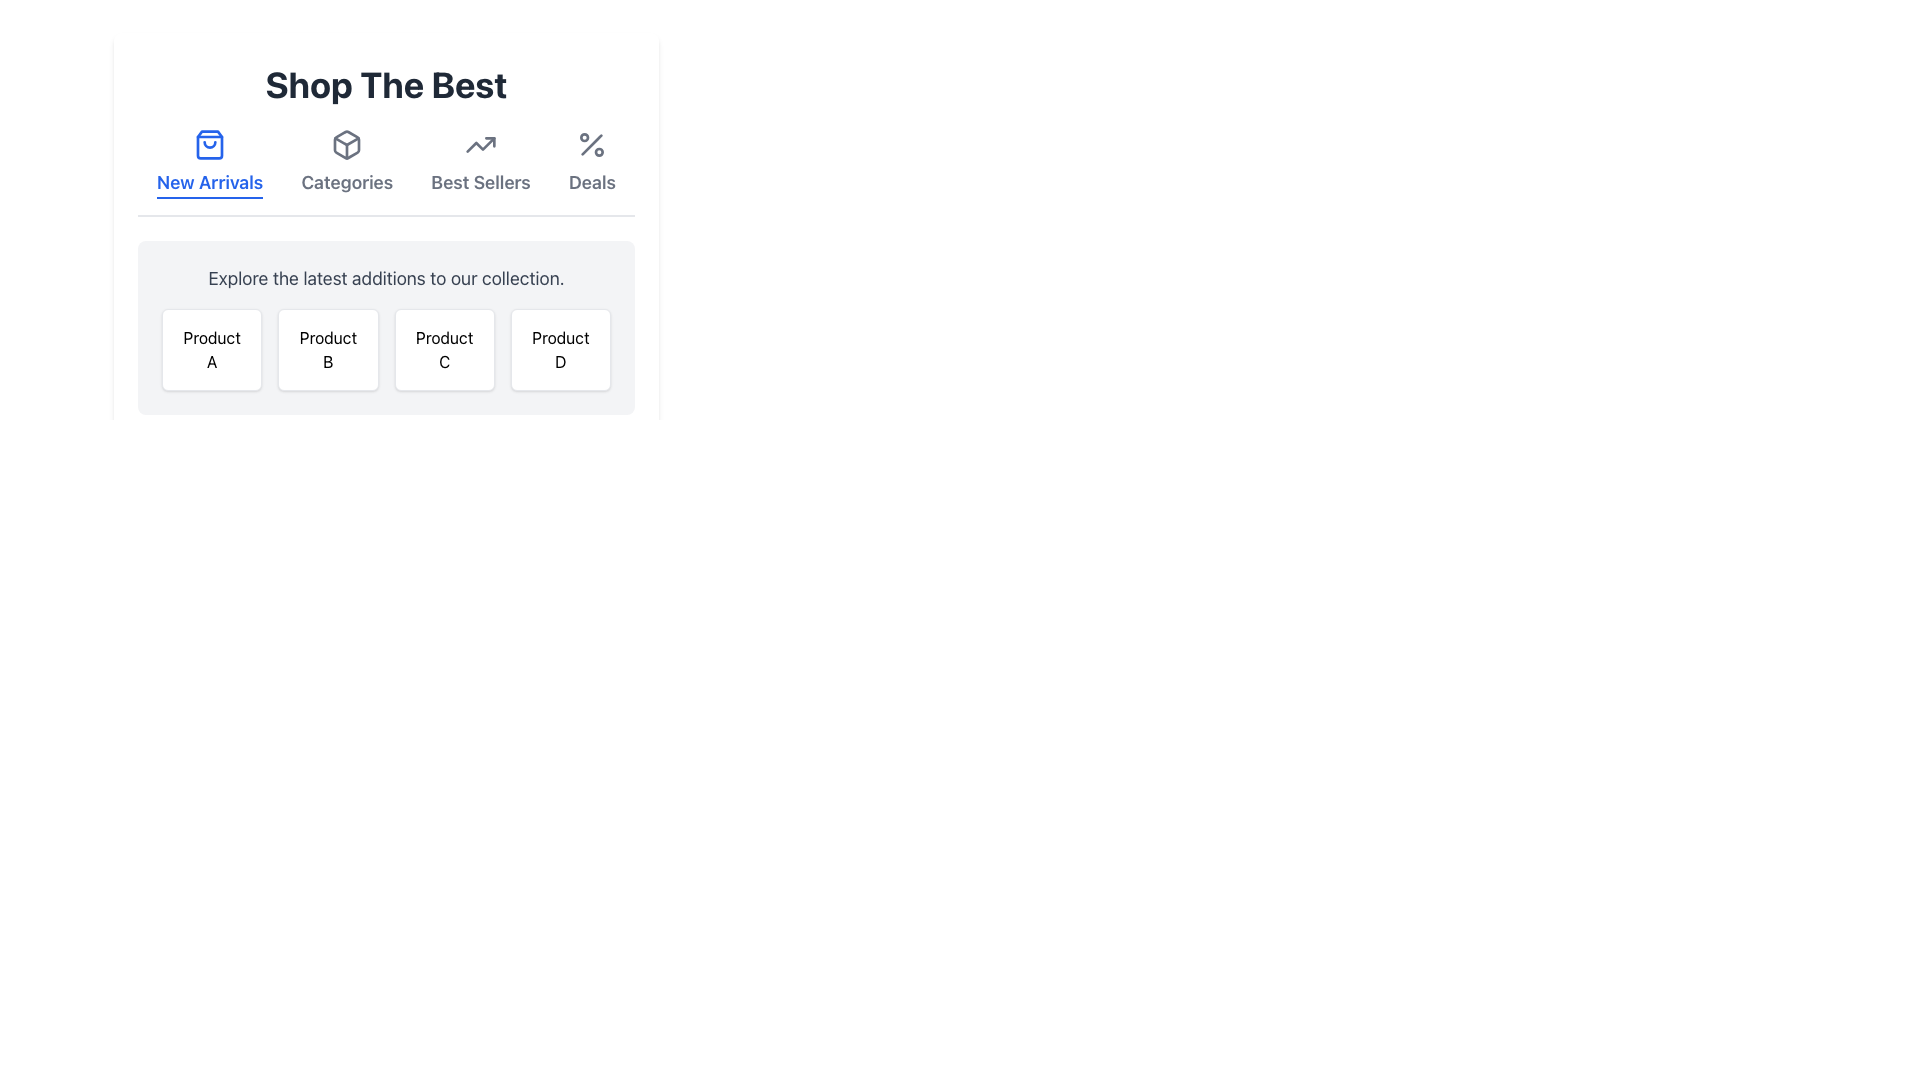 The image size is (1920, 1080). I want to click on the text label element that identifies 'Product A', which is the first element in a grid layout of product labels, so click(212, 349).